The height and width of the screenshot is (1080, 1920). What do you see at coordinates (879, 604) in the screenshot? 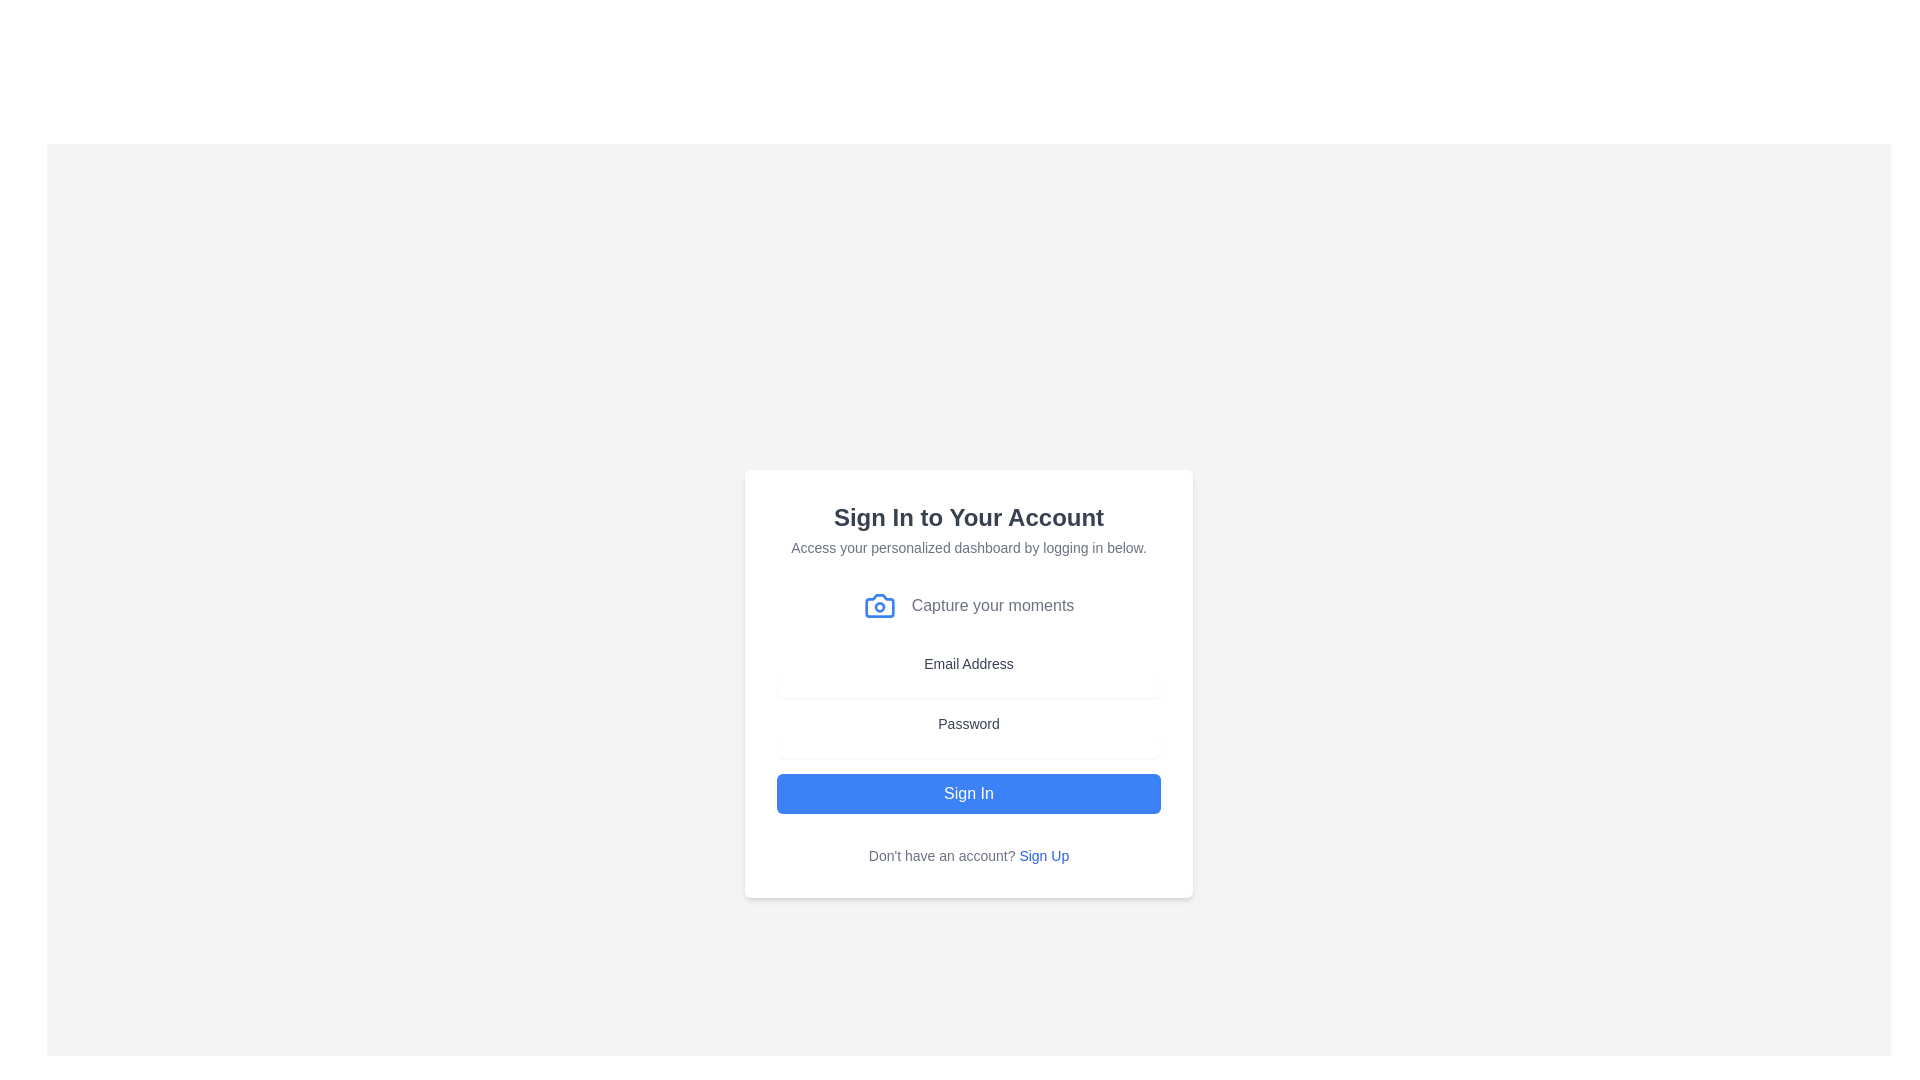
I see `the camera icon with a blue outline, which is located above the 'Capture your moments' text` at bounding box center [879, 604].